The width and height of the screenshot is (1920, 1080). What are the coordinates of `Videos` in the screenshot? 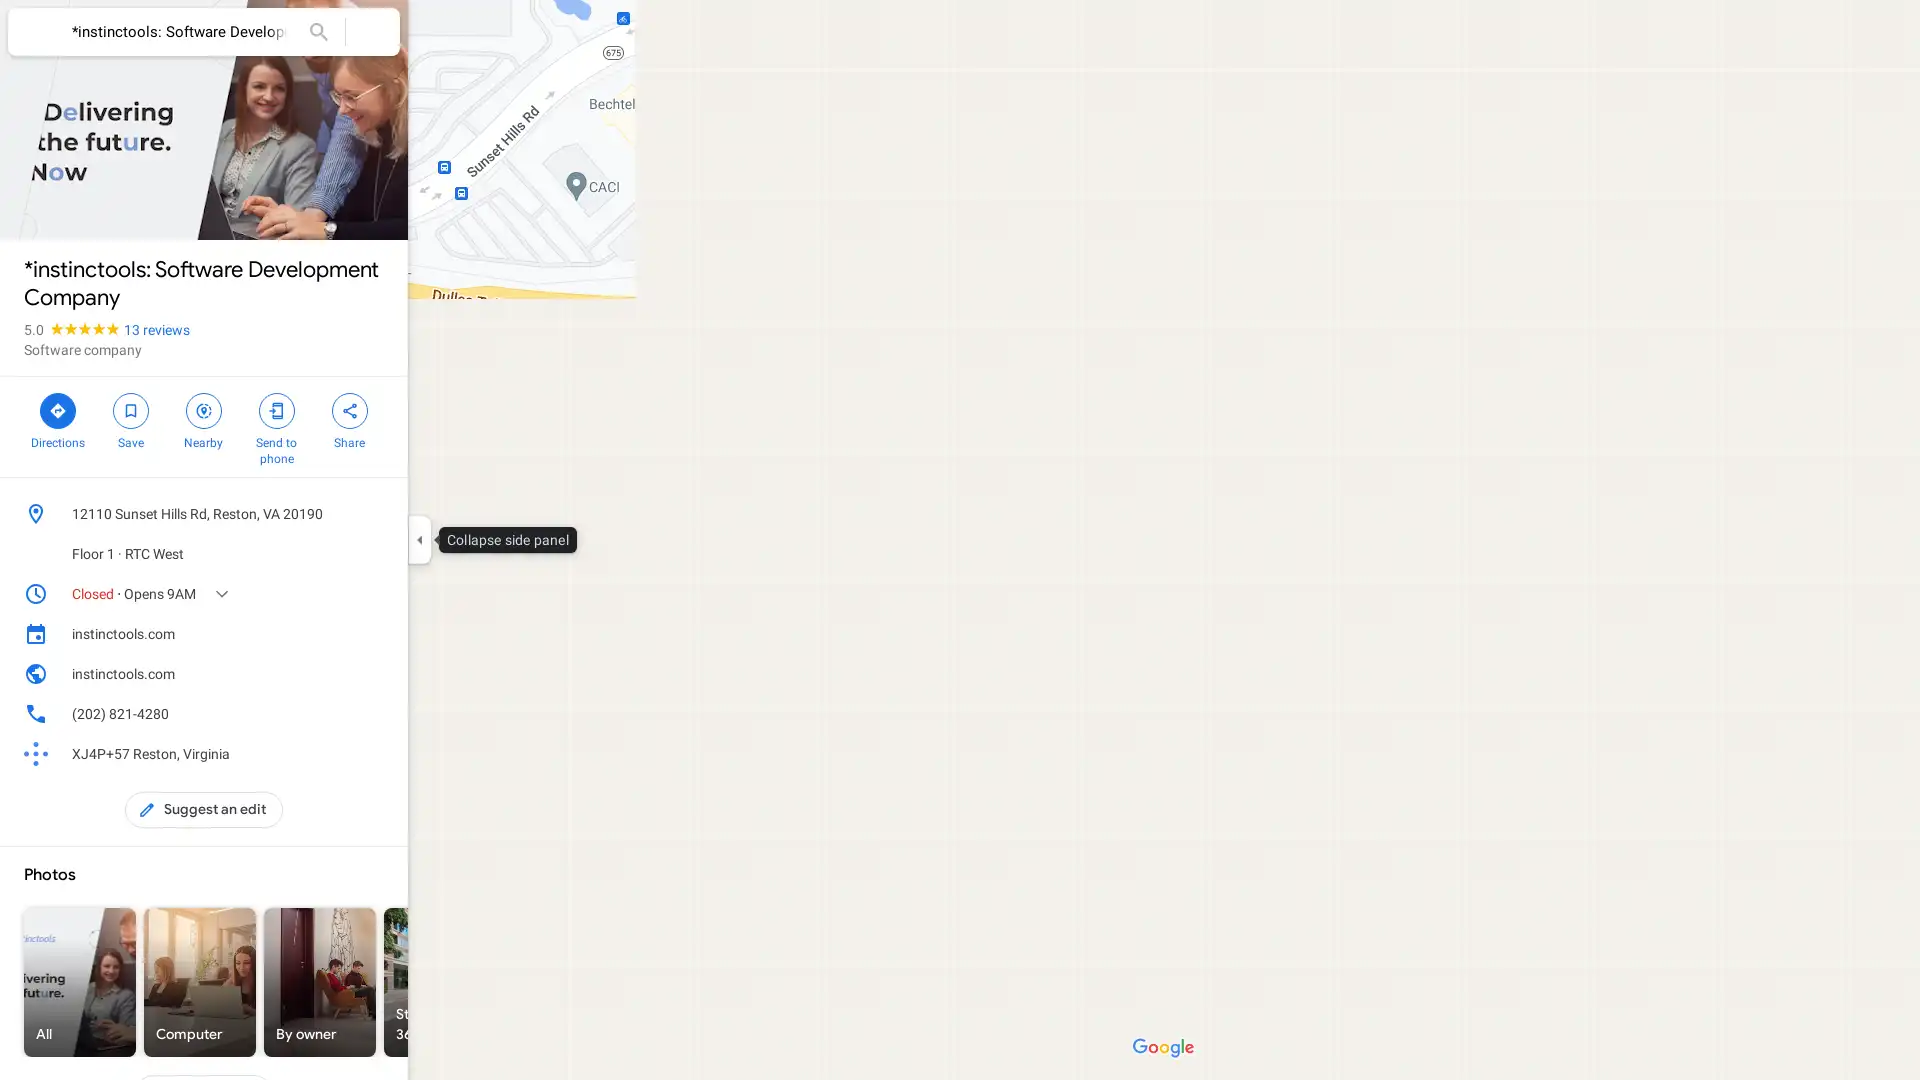 It's located at (560, 981).